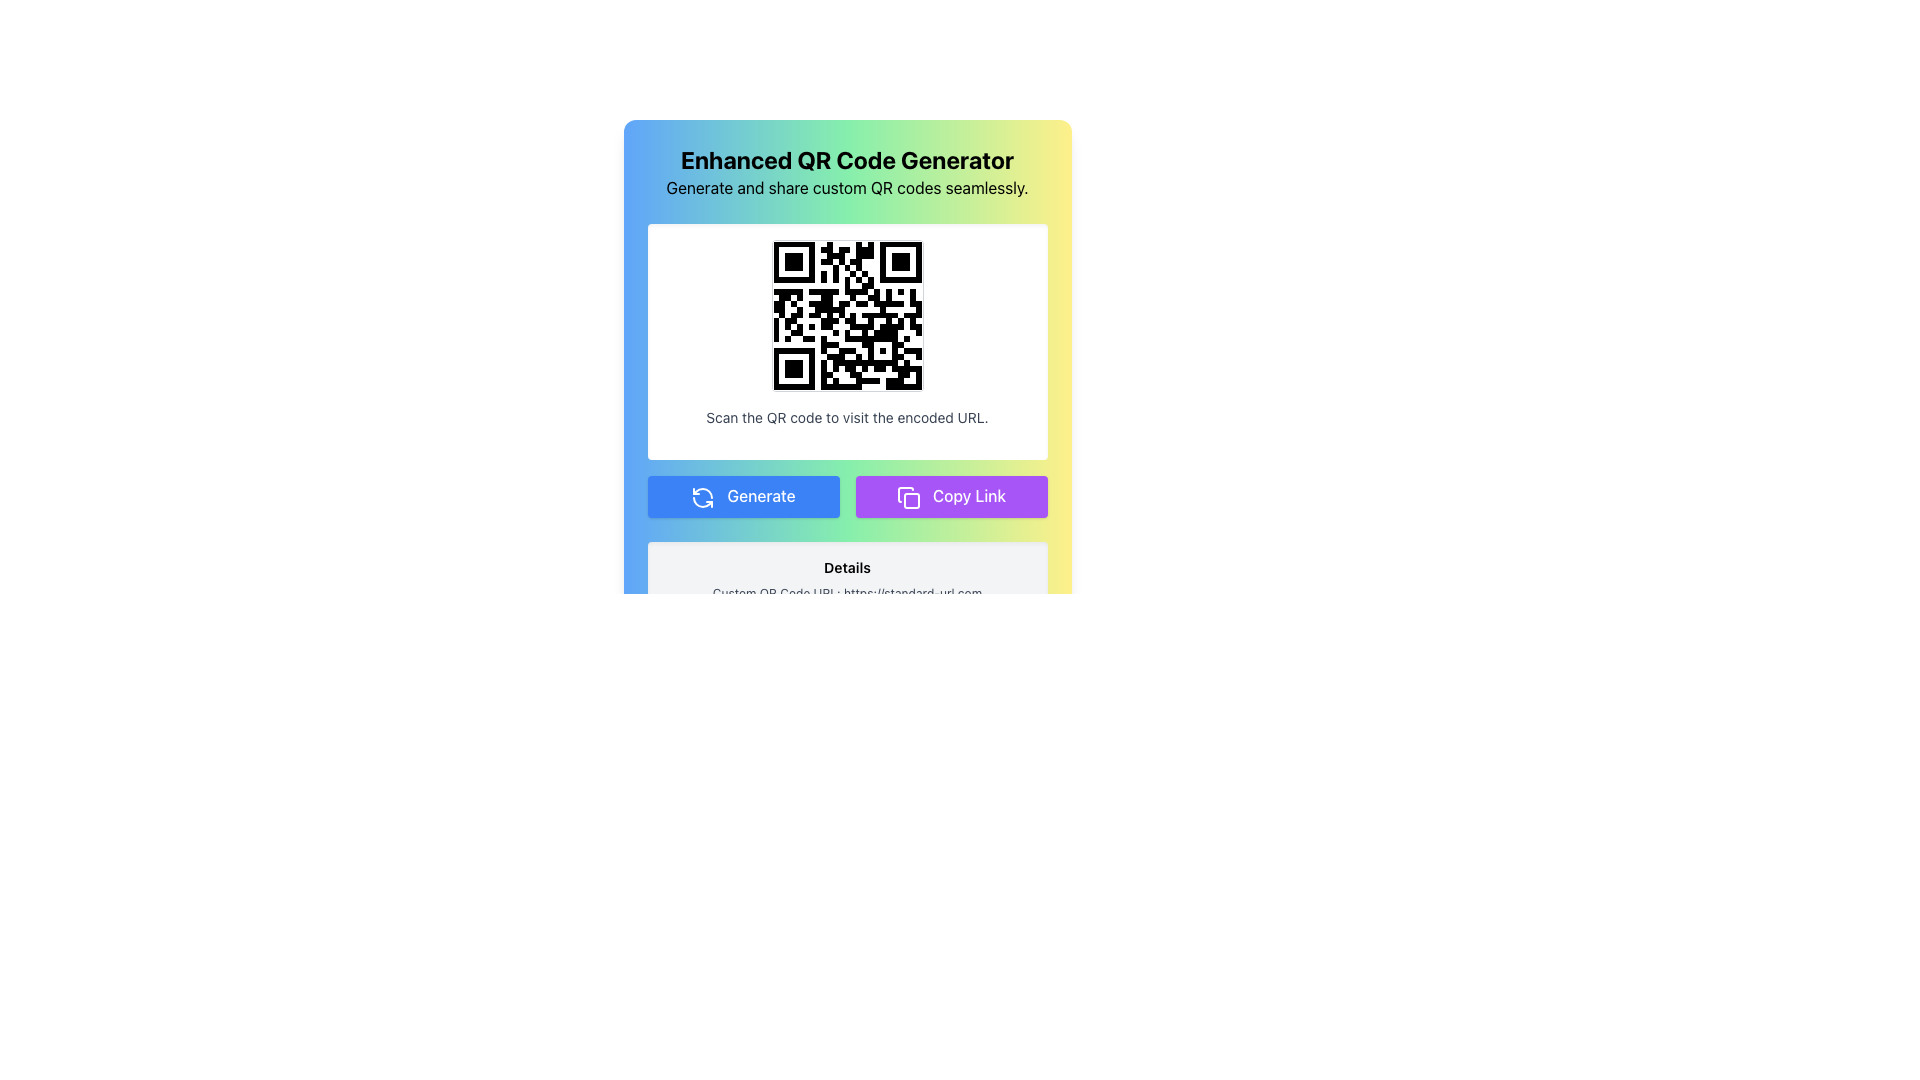 The width and height of the screenshot is (1920, 1080). Describe the element at coordinates (907, 496) in the screenshot. I see `the small document icon representing a copy action, which is located inside the purple 'Copy Link' button, positioned near the QR code and next to the green 'Generate' button` at that location.